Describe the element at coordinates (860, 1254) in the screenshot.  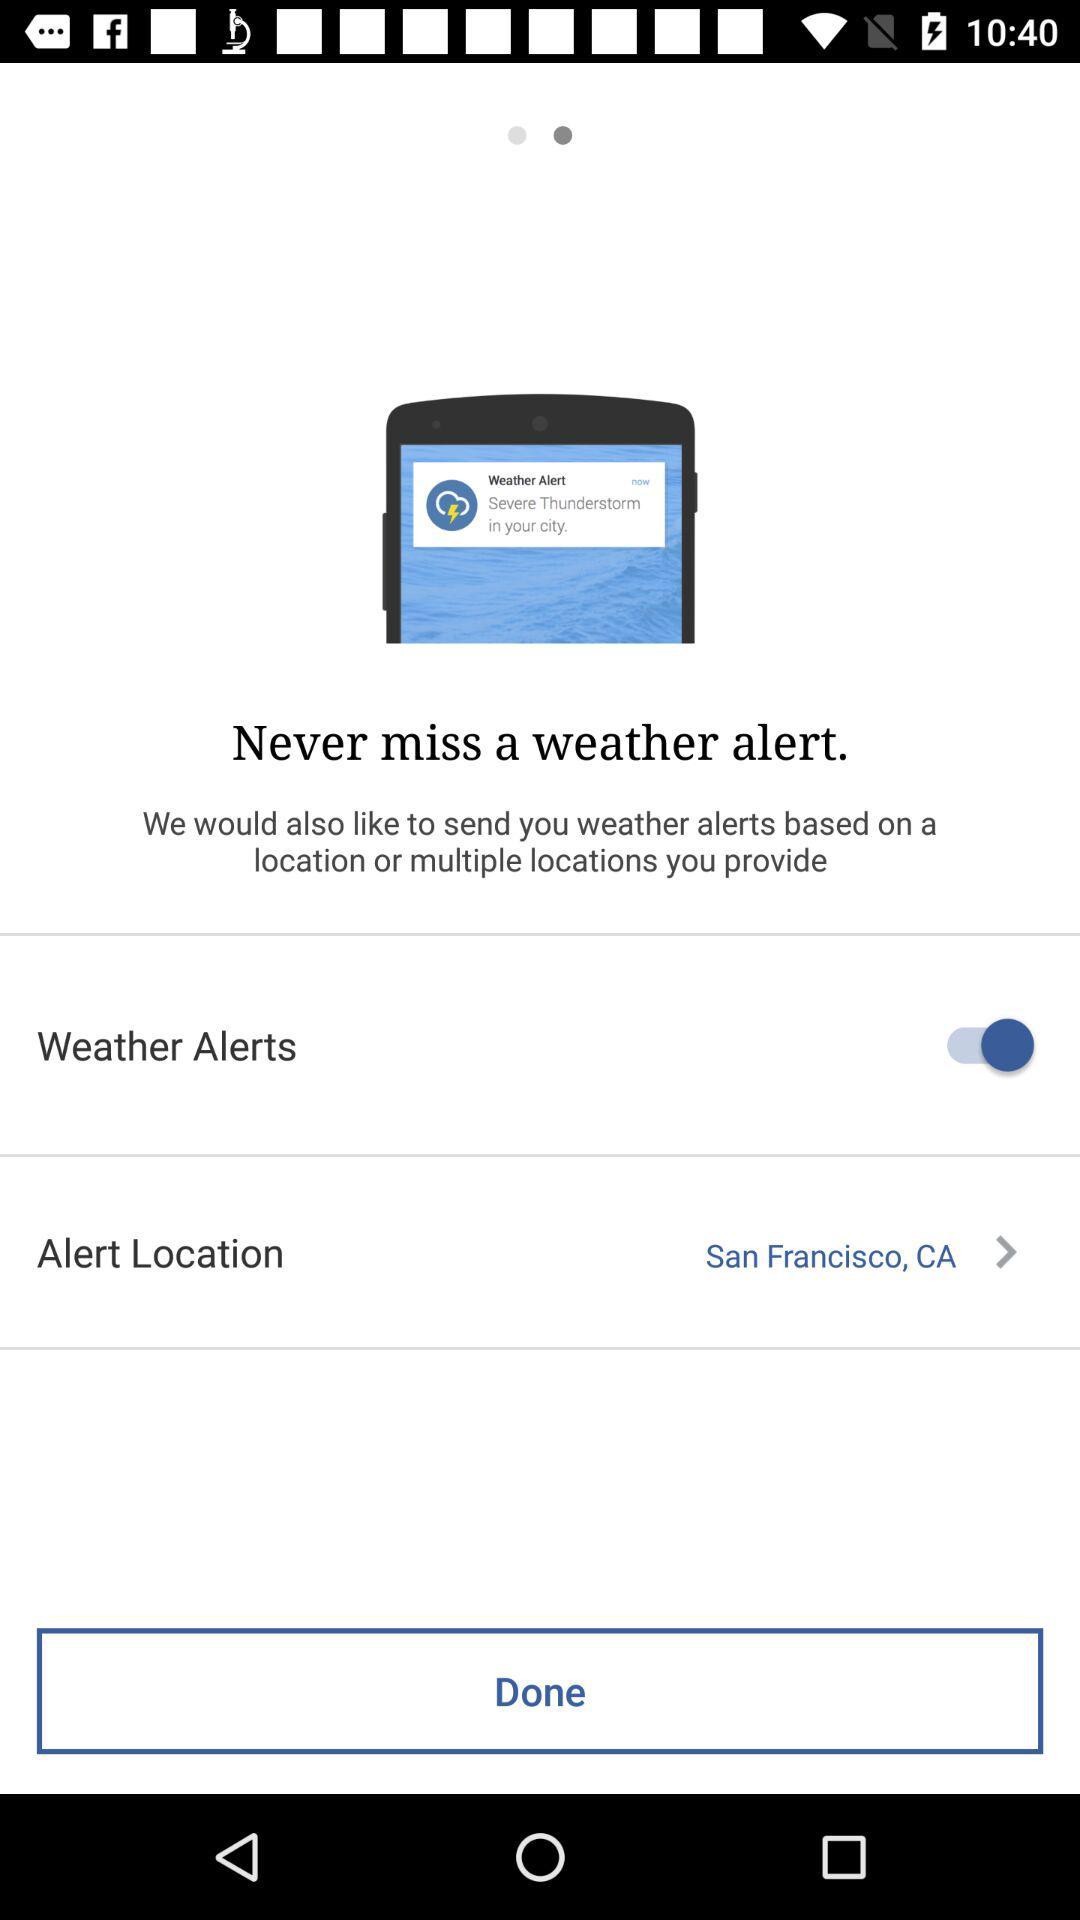
I see `san francisco, ca item` at that location.